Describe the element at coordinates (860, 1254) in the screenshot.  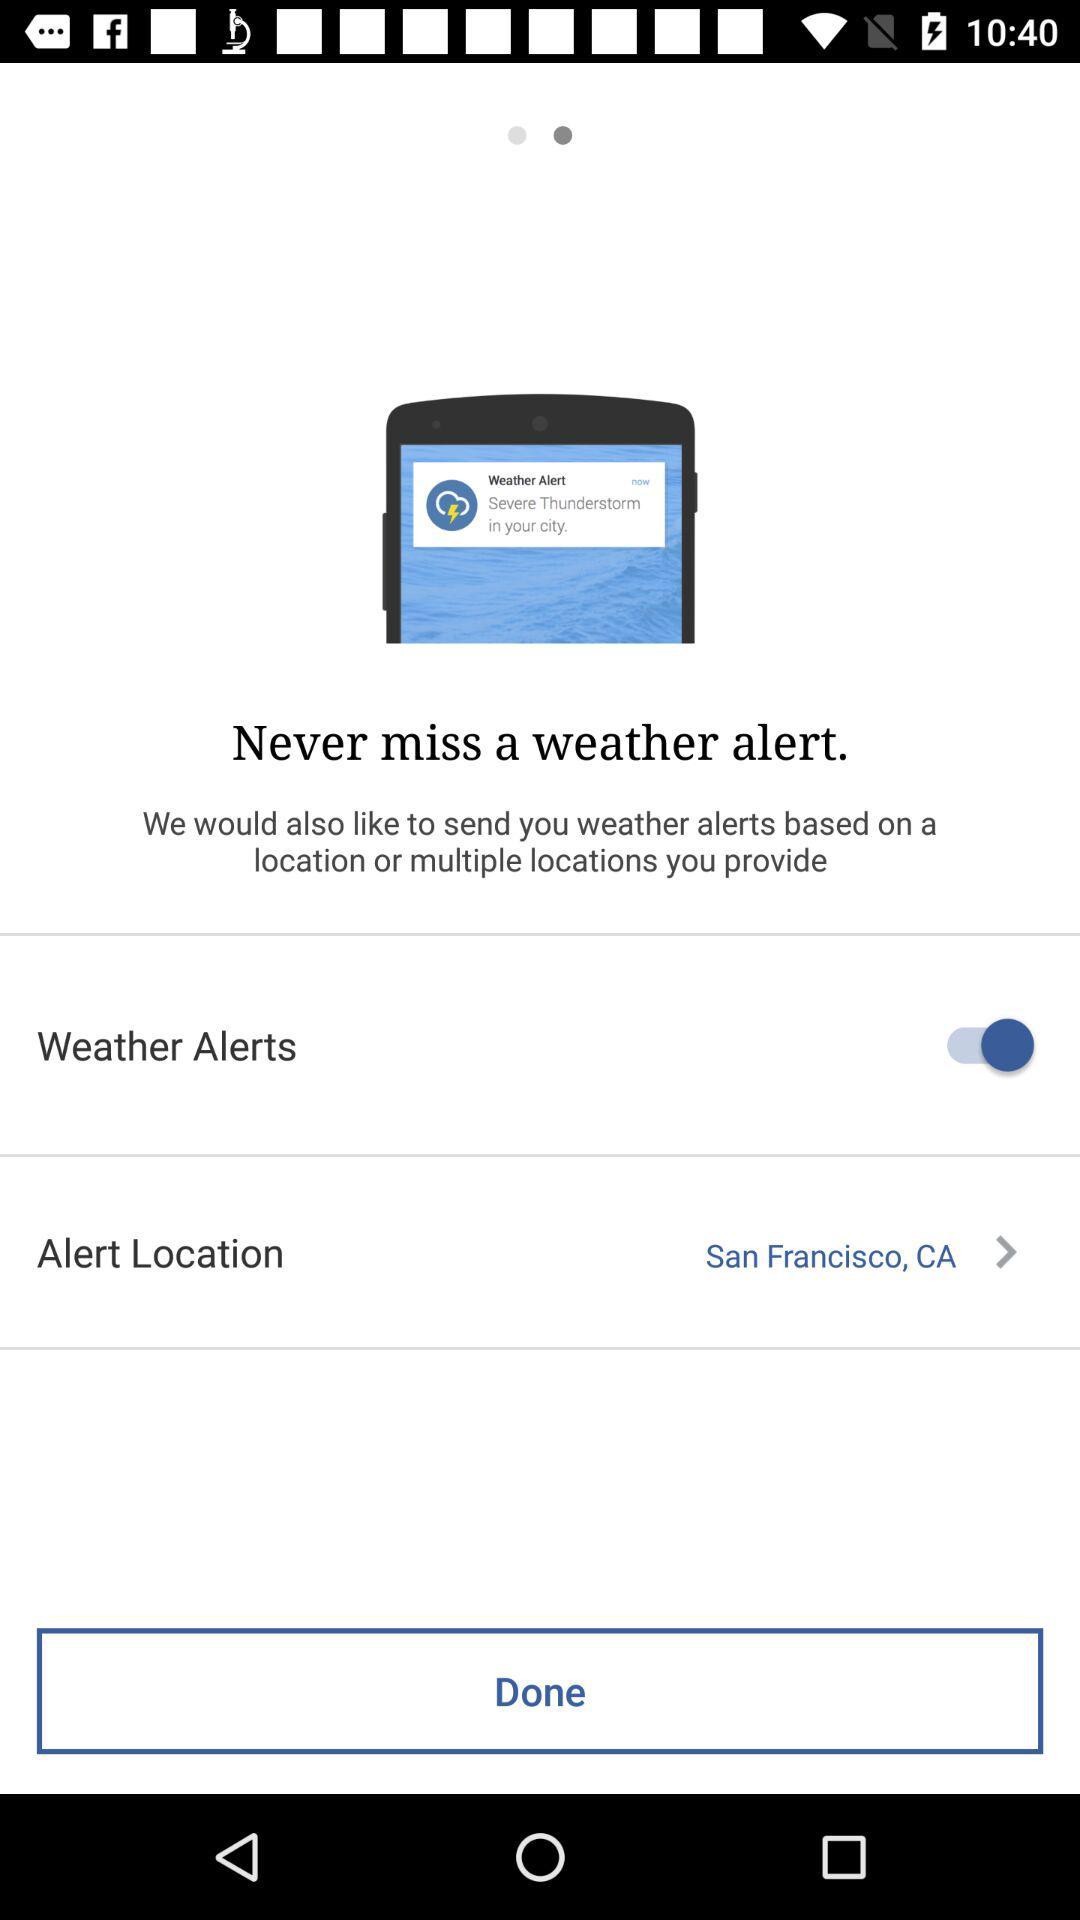
I see `san francisco, ca item` at that location.